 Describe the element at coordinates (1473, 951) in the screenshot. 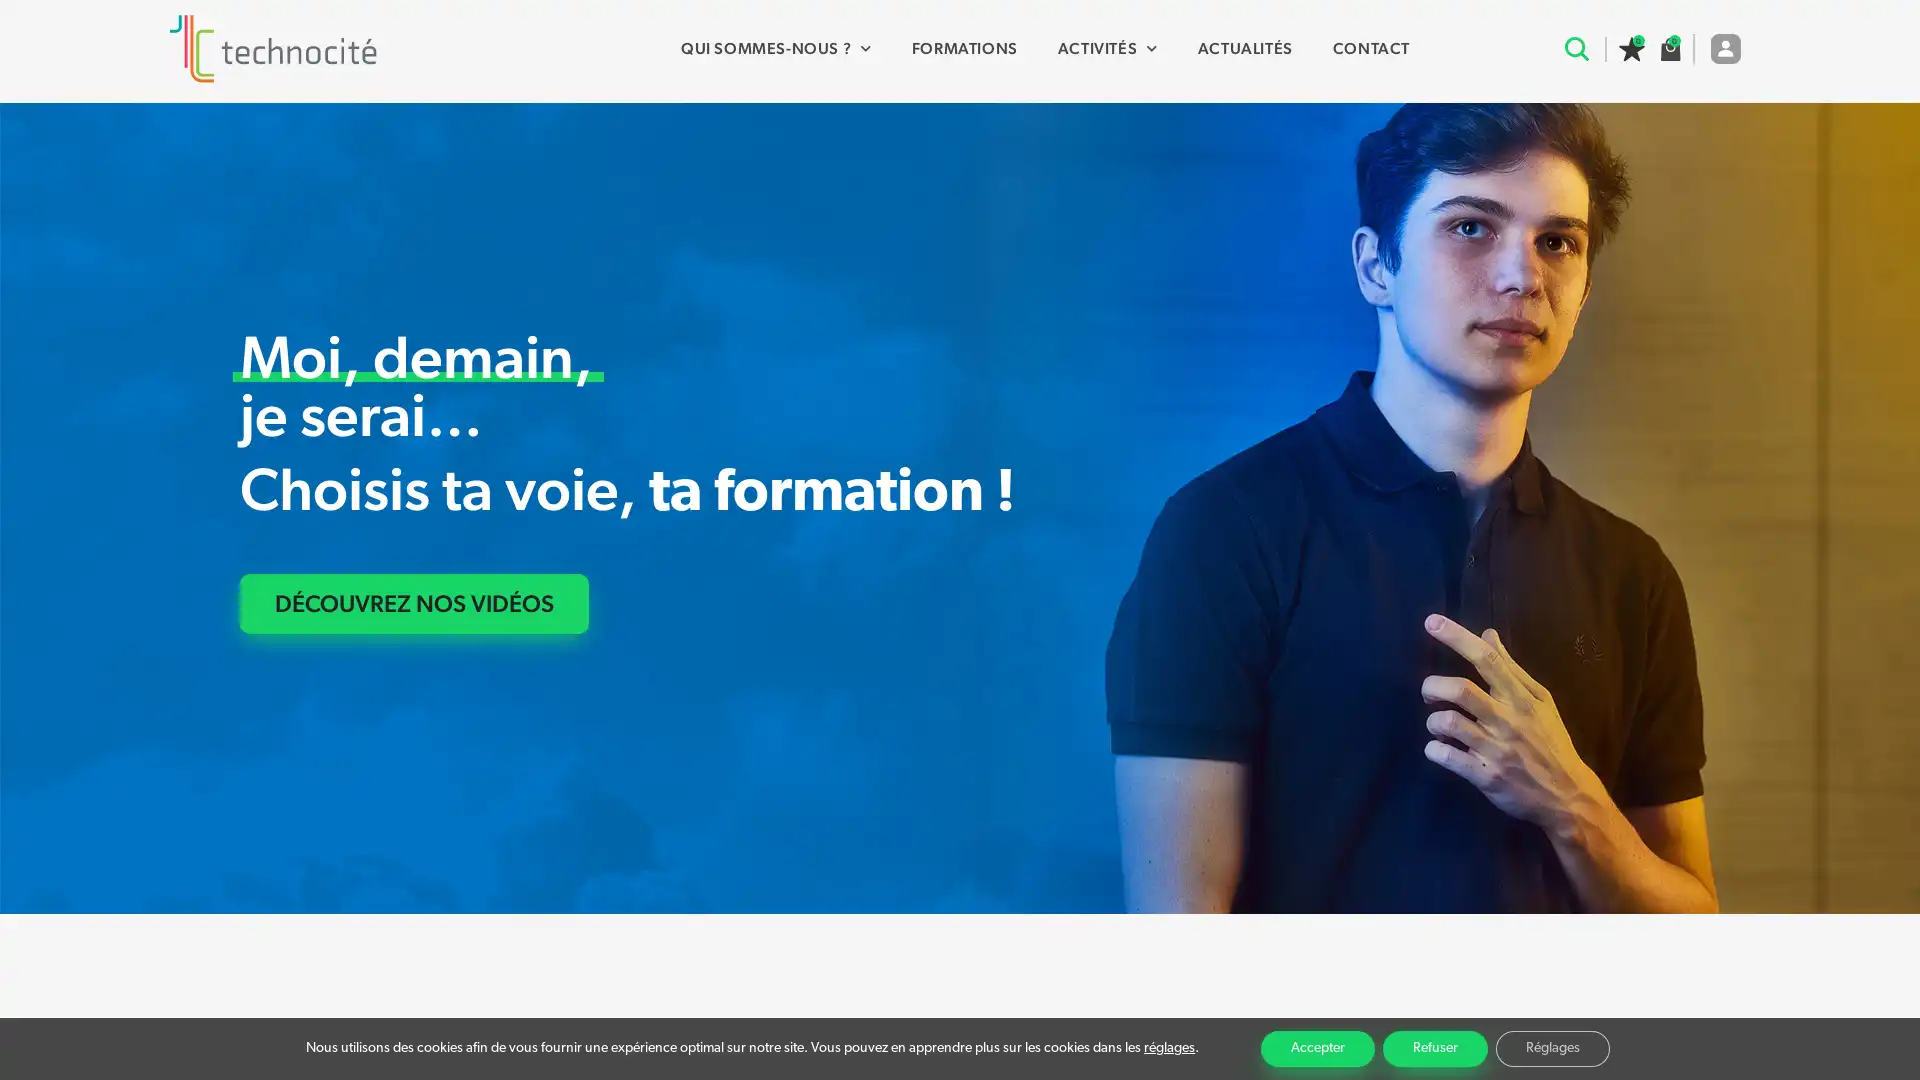

I see `Recherche avancee` at that location.